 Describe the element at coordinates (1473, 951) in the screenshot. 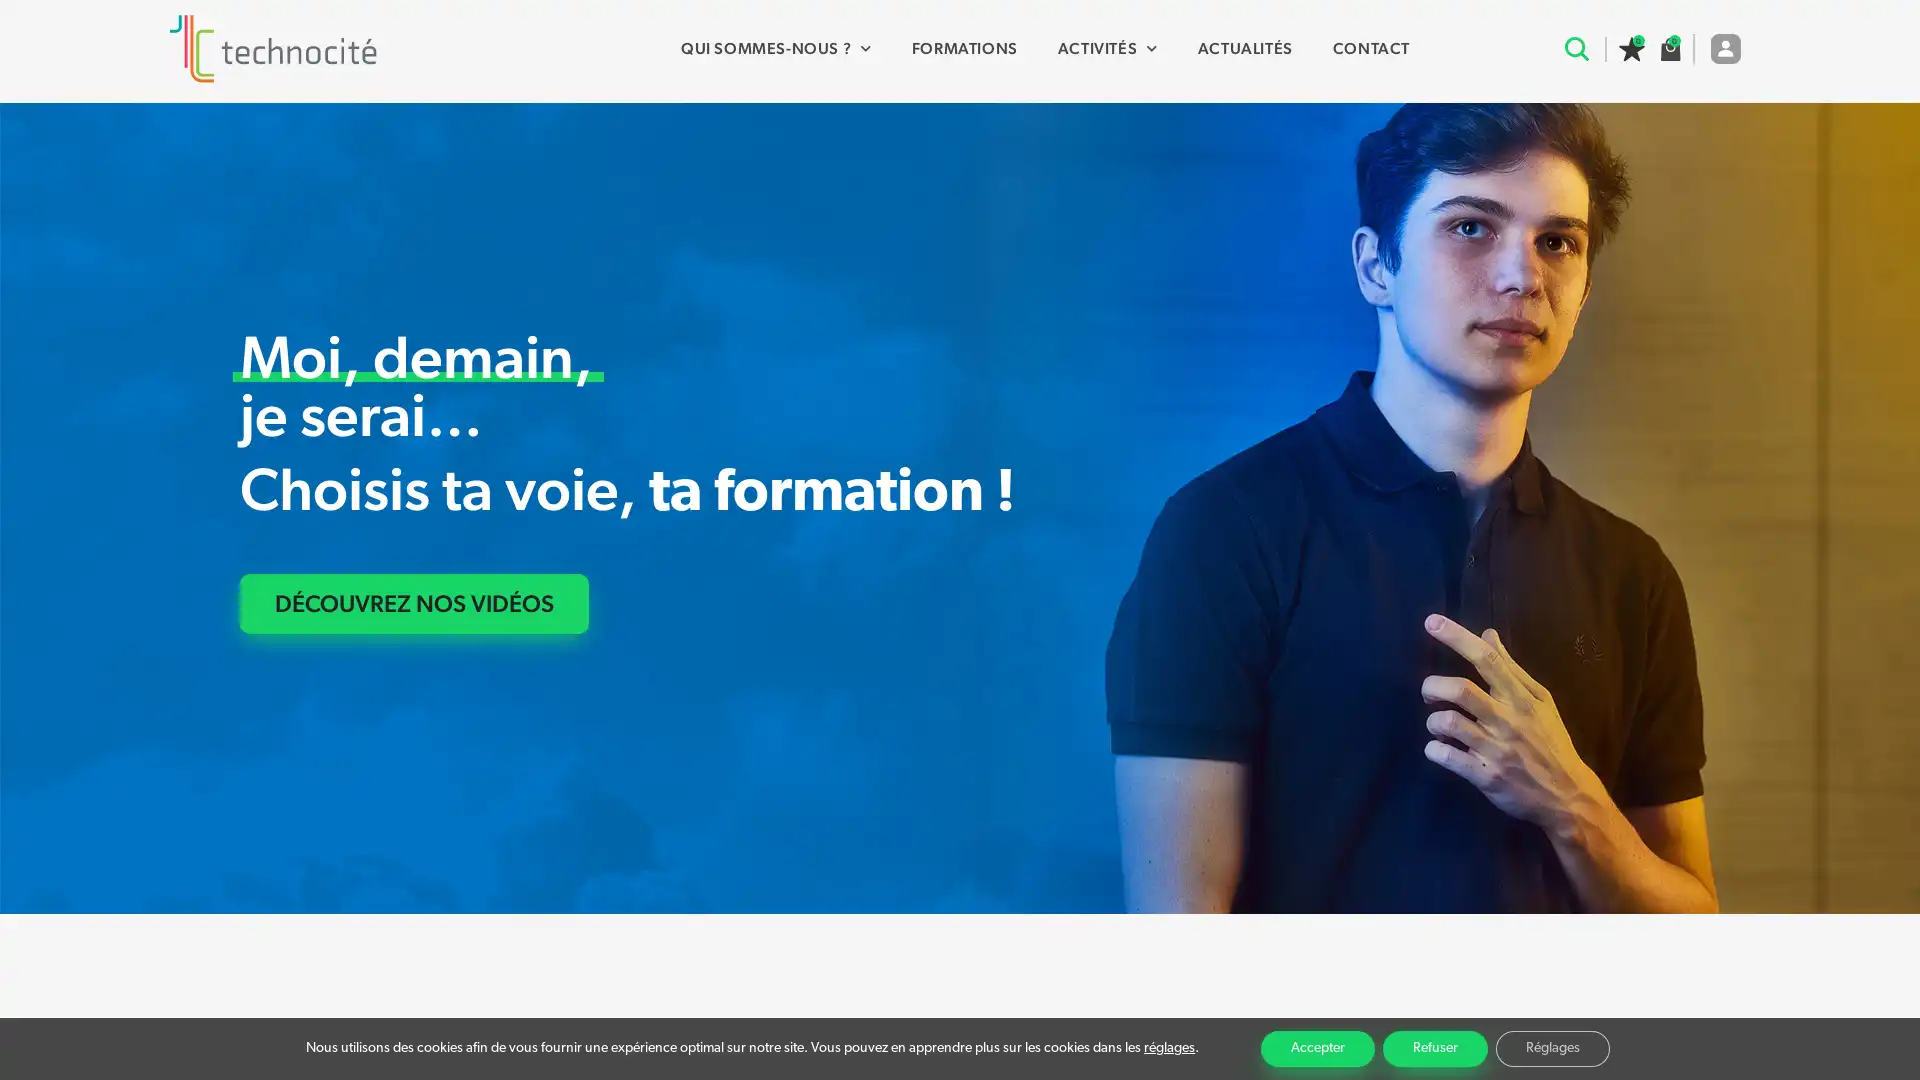

I see `Recherche avancee` at that location.